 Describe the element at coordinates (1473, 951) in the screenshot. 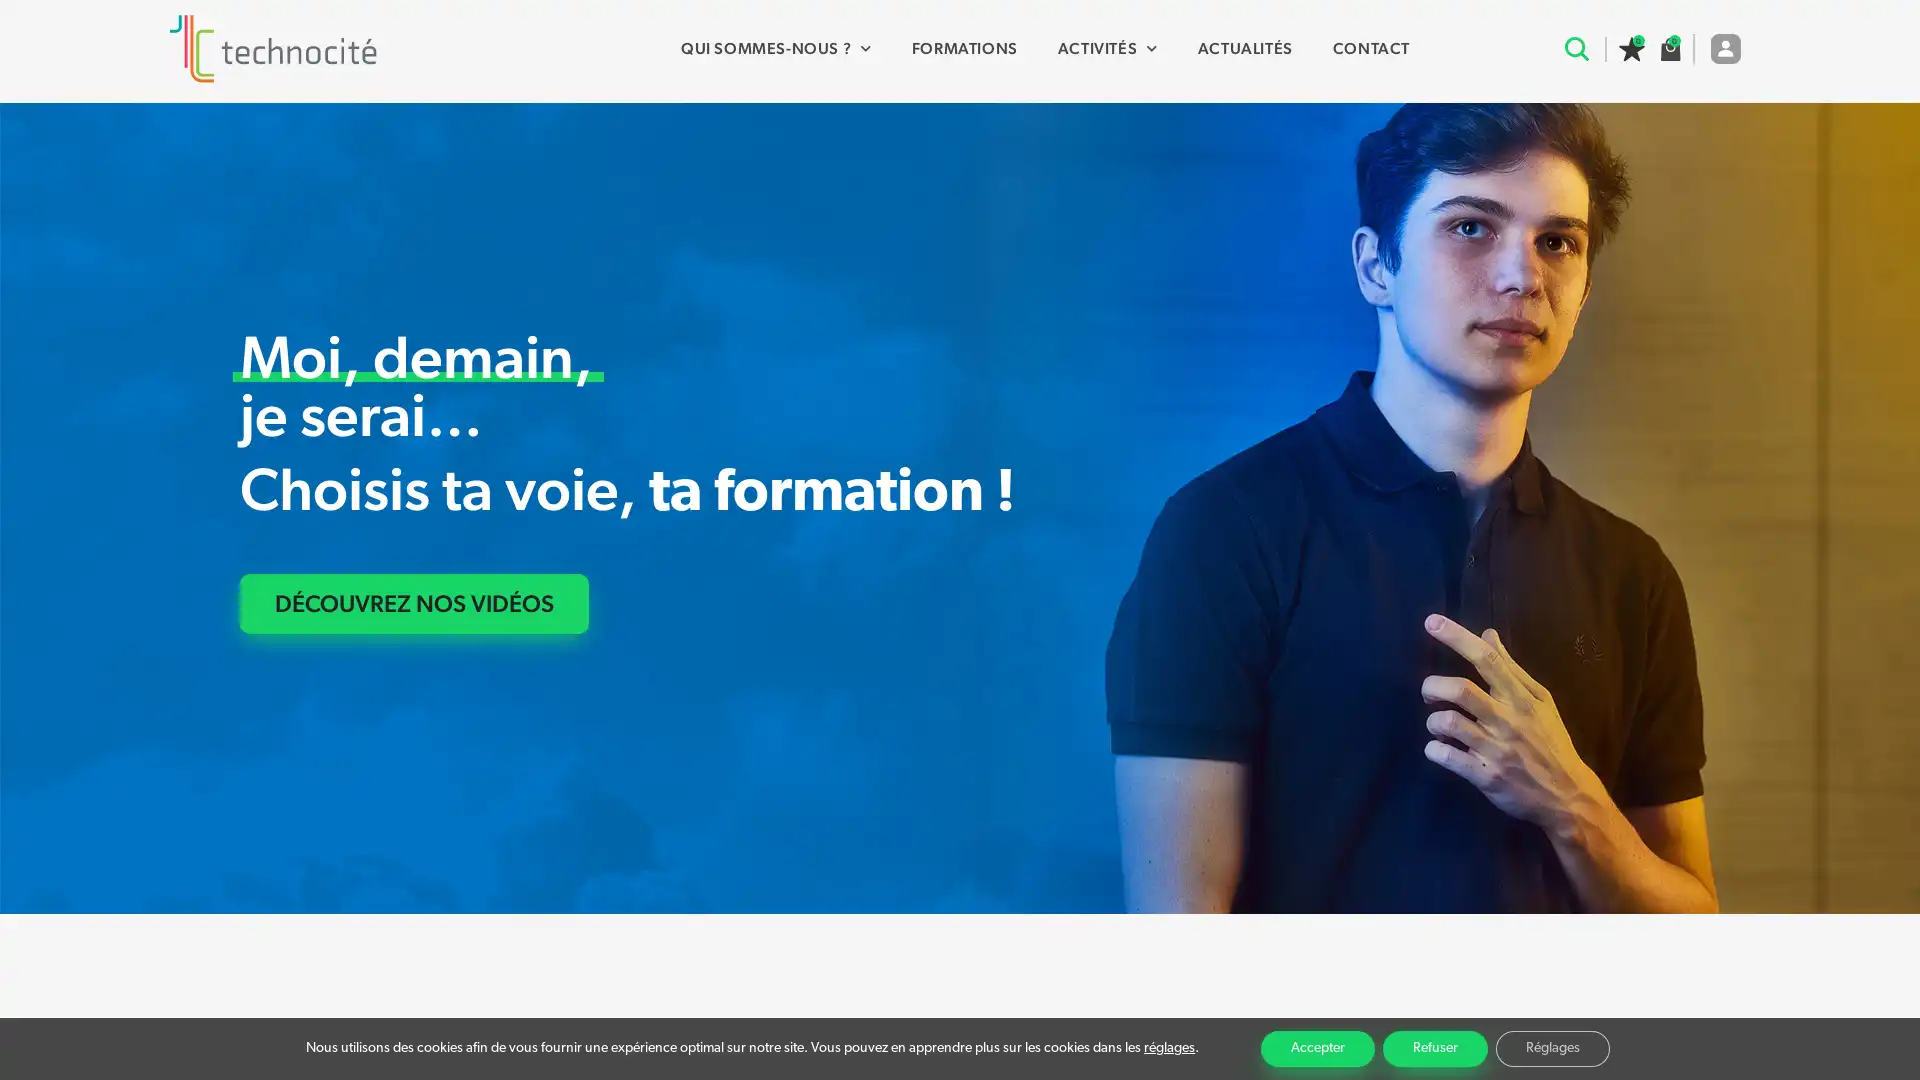

I see `Recherche avancee` at that location.